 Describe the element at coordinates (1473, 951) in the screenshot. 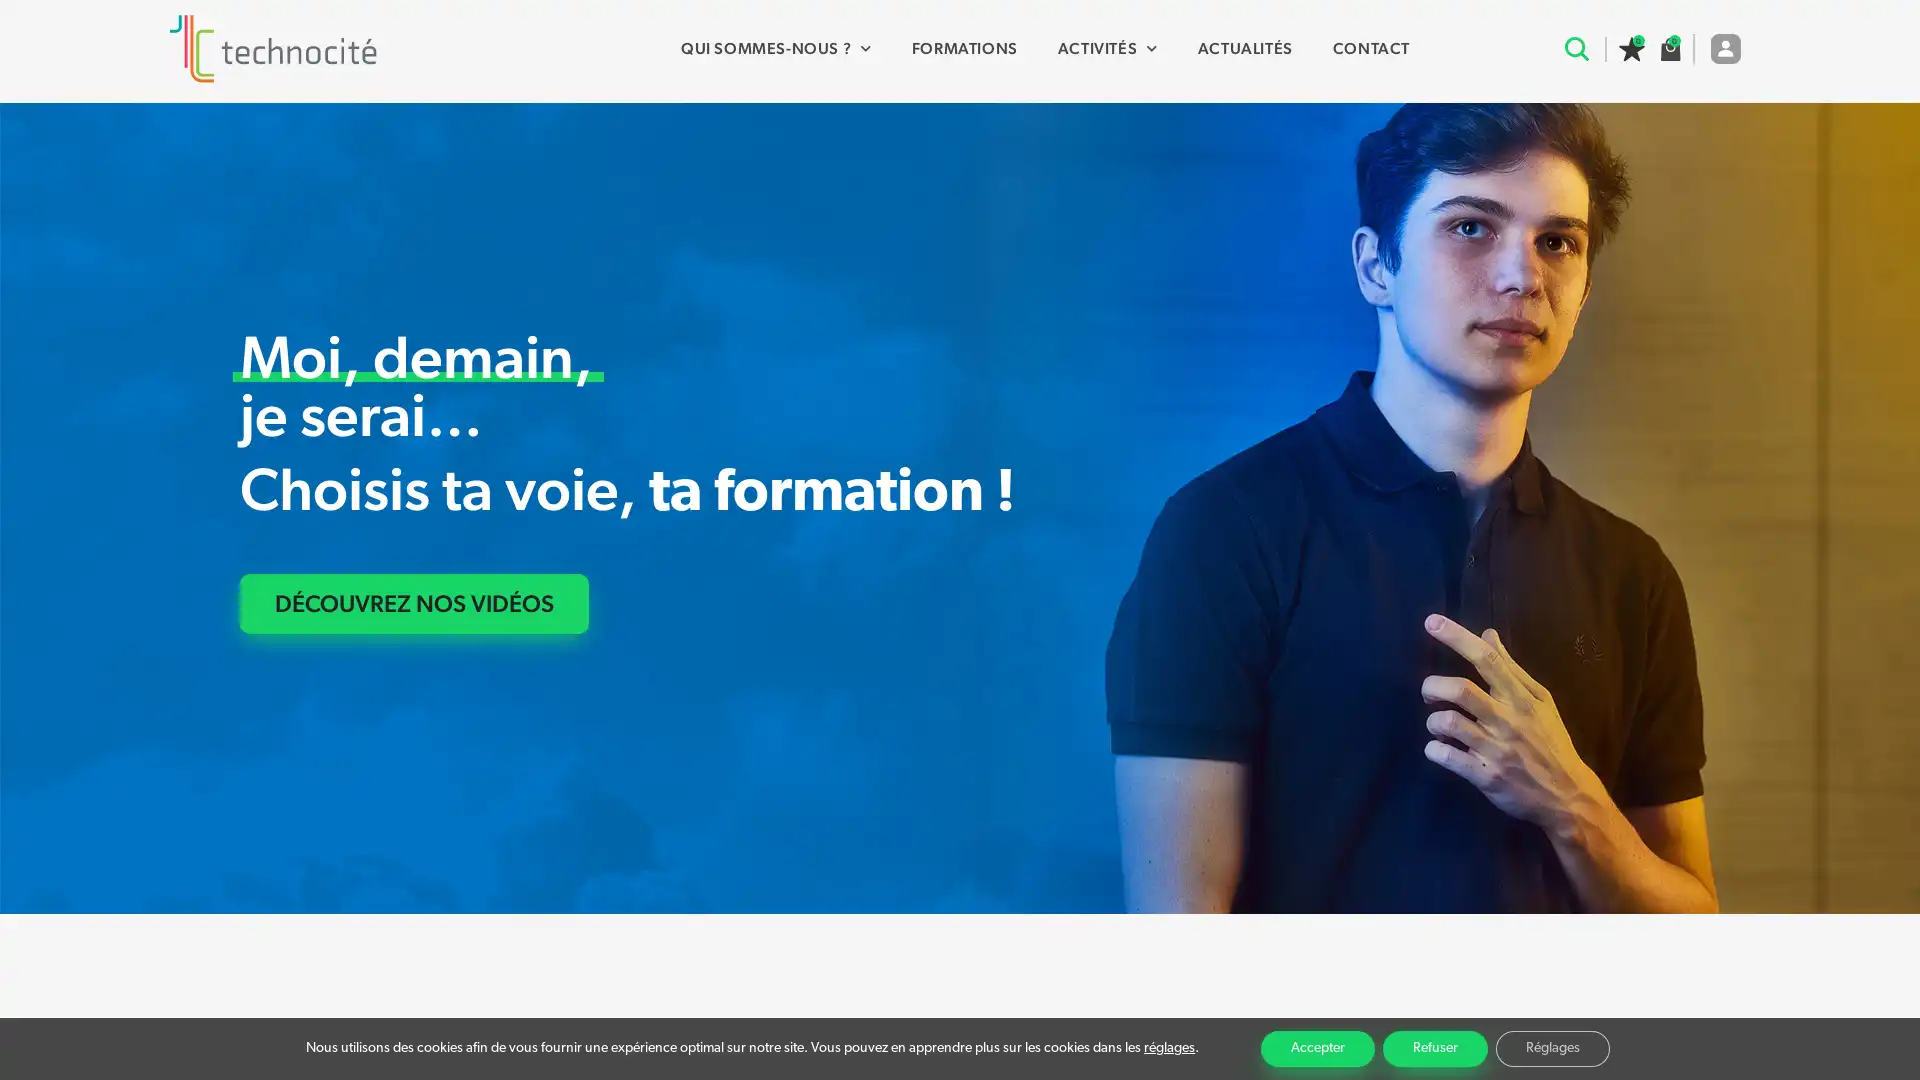

I see `Recherche avancee` at that location.